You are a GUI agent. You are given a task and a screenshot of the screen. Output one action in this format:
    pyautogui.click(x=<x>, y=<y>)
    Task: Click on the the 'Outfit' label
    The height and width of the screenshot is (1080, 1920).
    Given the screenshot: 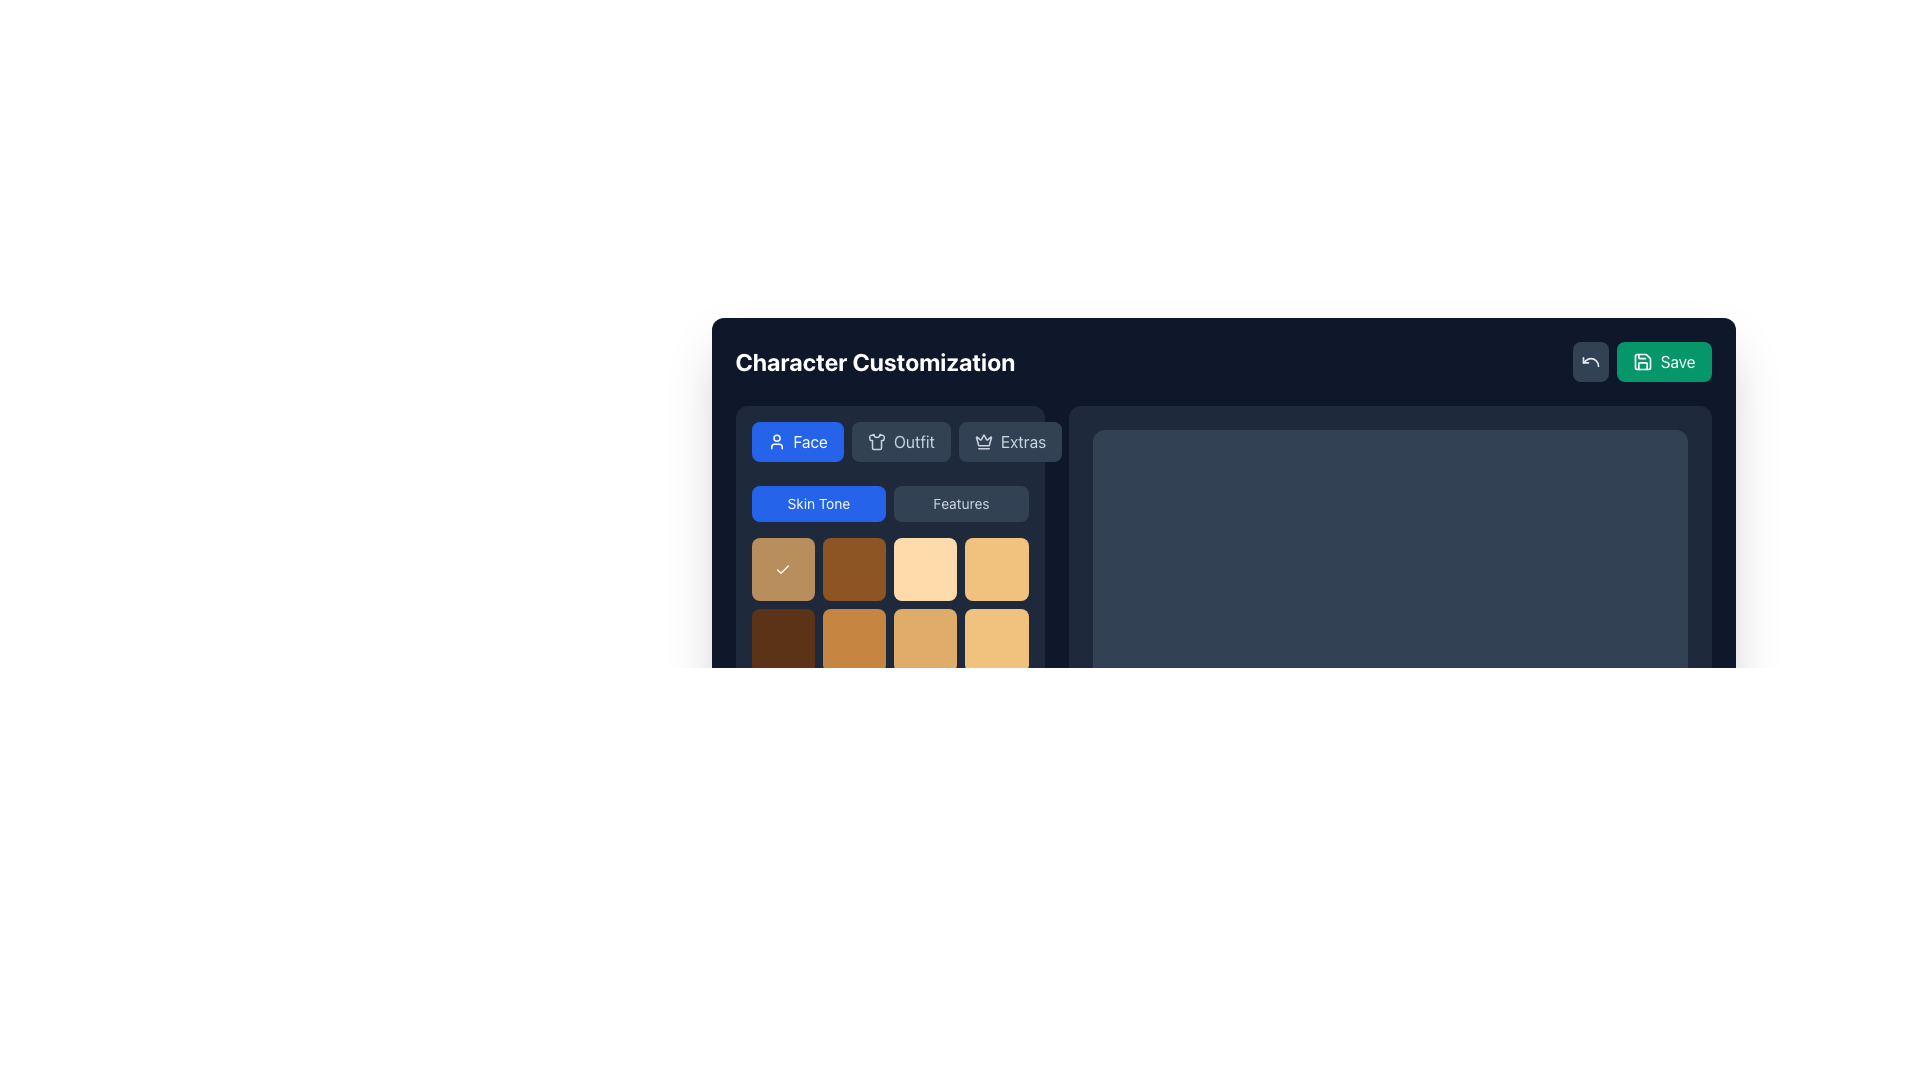 What is the action you would take?
    pyautogui.click(x=913, y=441)
    